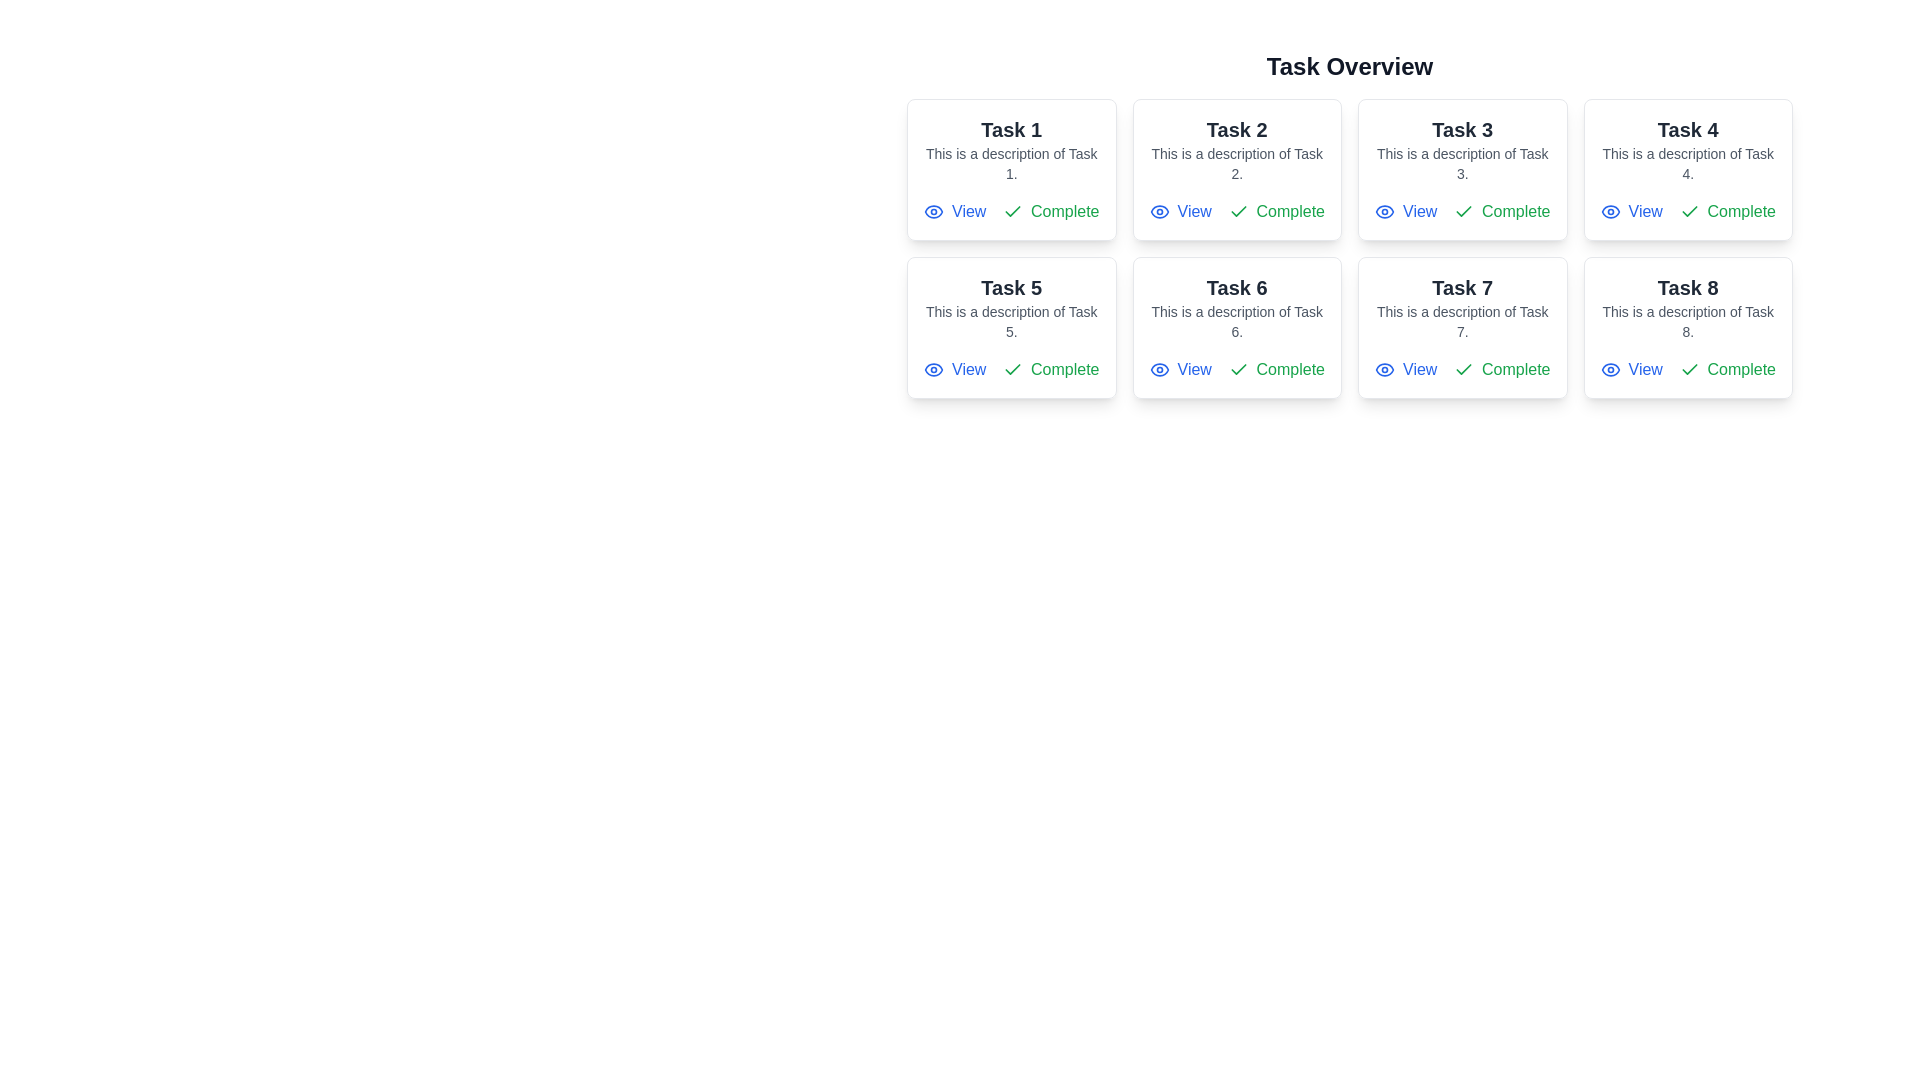  What do you see at coordinates (1688, 370) in the screenshot?
I see `the checkmark icon located inside the 'Complete' button at the bottom right corner of the 'Task 8' card to mark the task as complete` at bounding box center [1688, 370].